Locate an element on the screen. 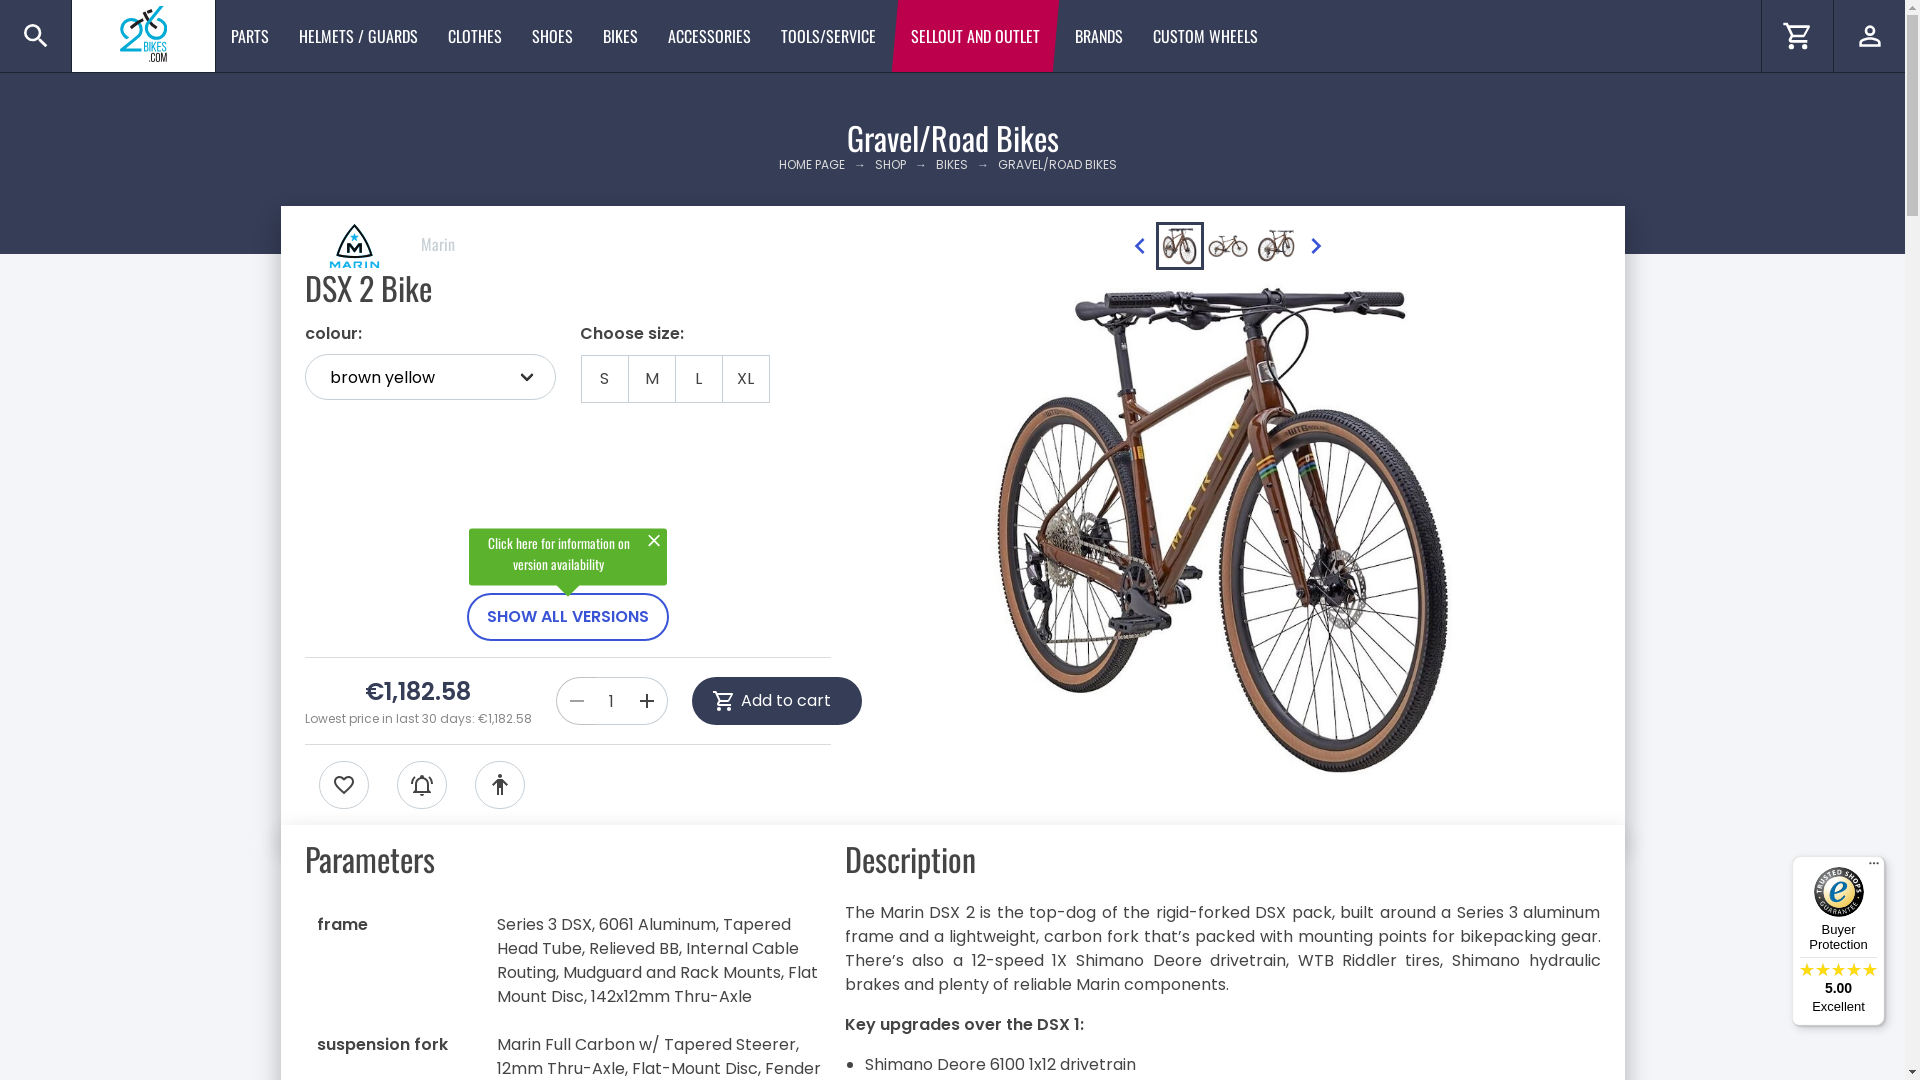 This screenshot has height=1080, width=1920. 'M' is located at coordinates (652, 378).